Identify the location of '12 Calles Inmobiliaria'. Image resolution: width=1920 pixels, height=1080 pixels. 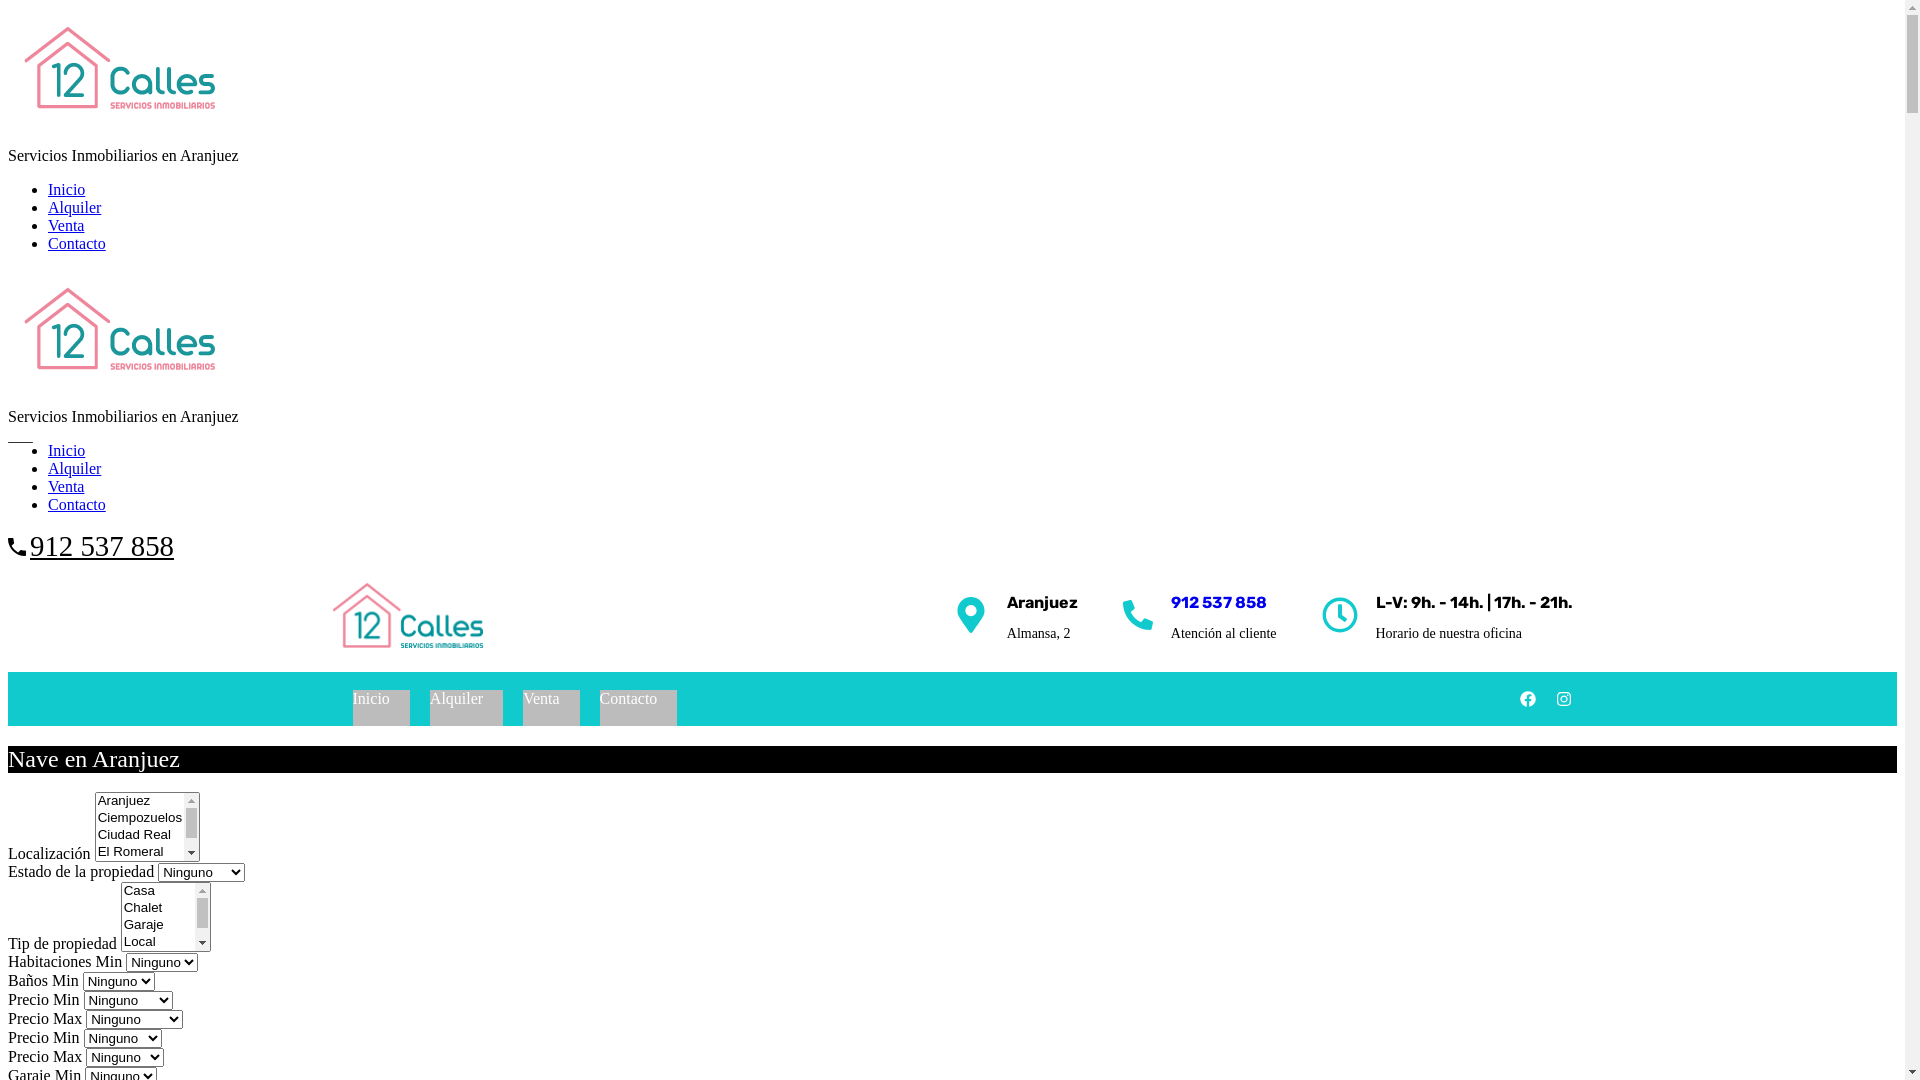
(118, 382).